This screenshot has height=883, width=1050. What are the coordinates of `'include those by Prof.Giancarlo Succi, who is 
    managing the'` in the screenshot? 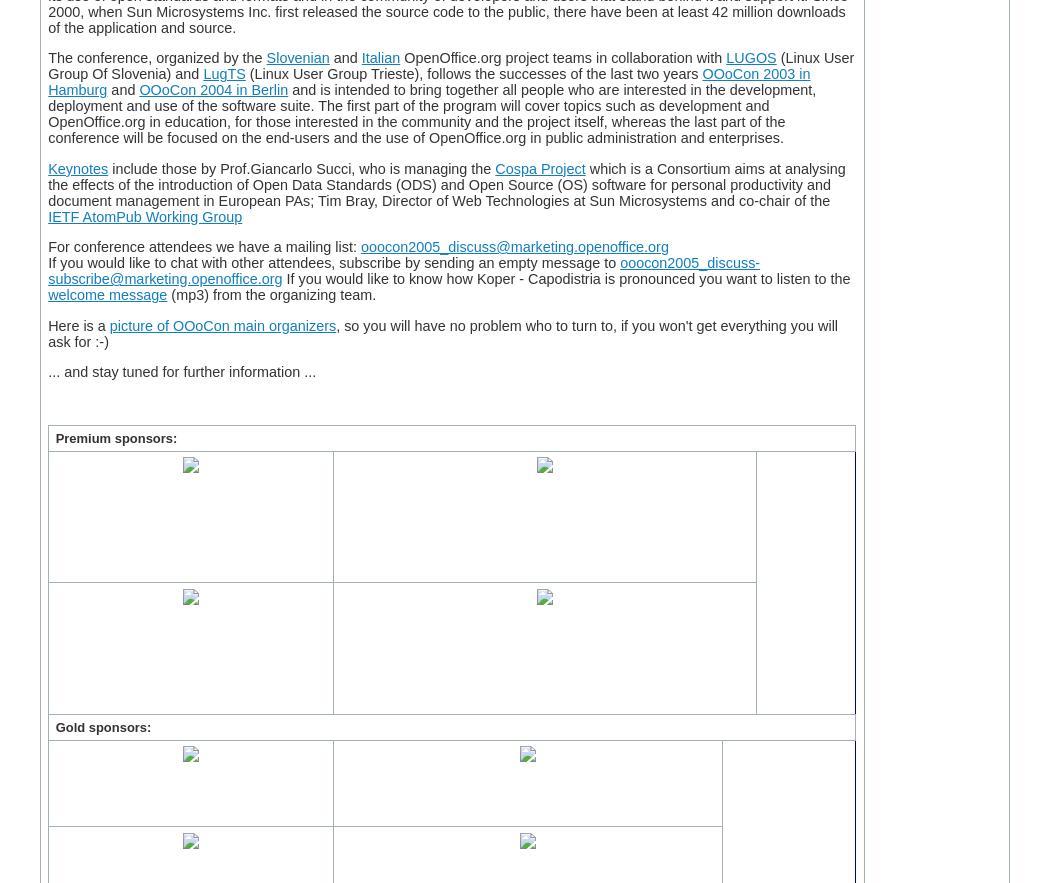 It's located at (301, 168).